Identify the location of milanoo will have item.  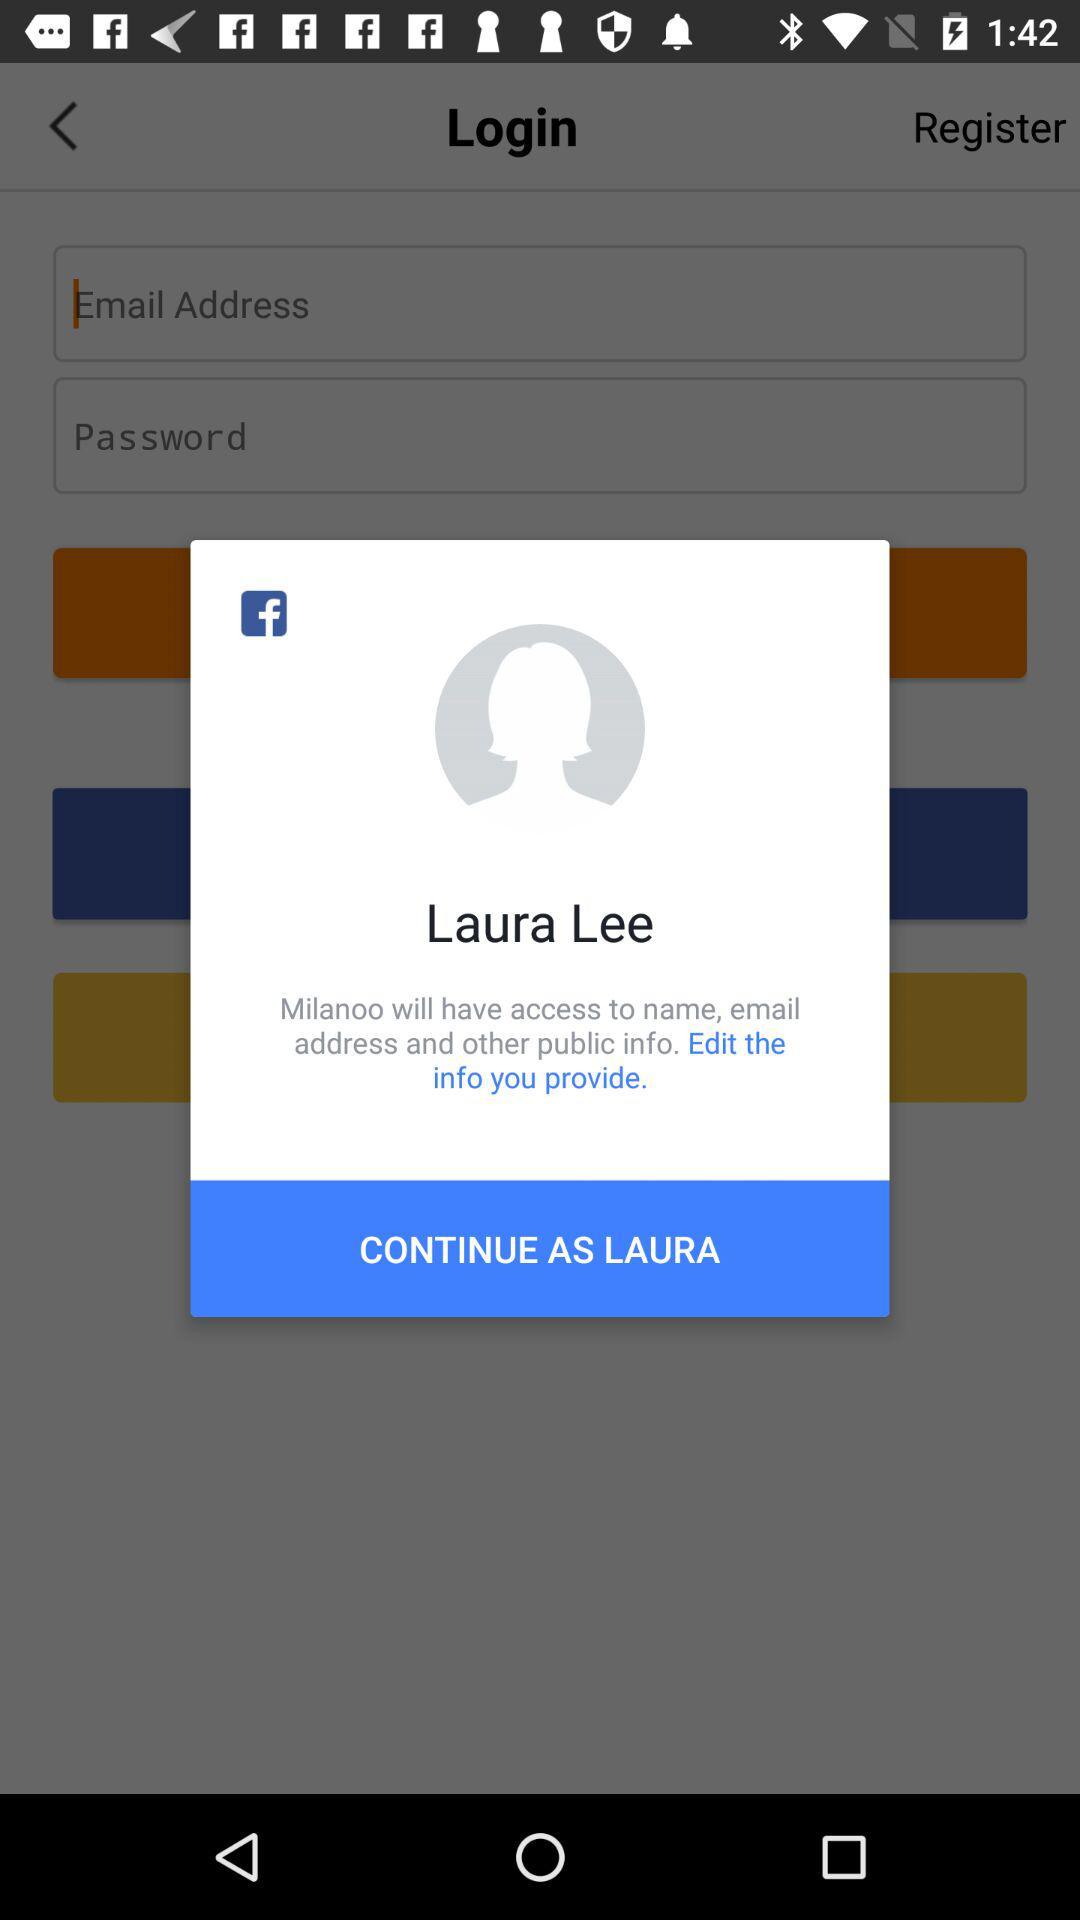
(540, 1041).